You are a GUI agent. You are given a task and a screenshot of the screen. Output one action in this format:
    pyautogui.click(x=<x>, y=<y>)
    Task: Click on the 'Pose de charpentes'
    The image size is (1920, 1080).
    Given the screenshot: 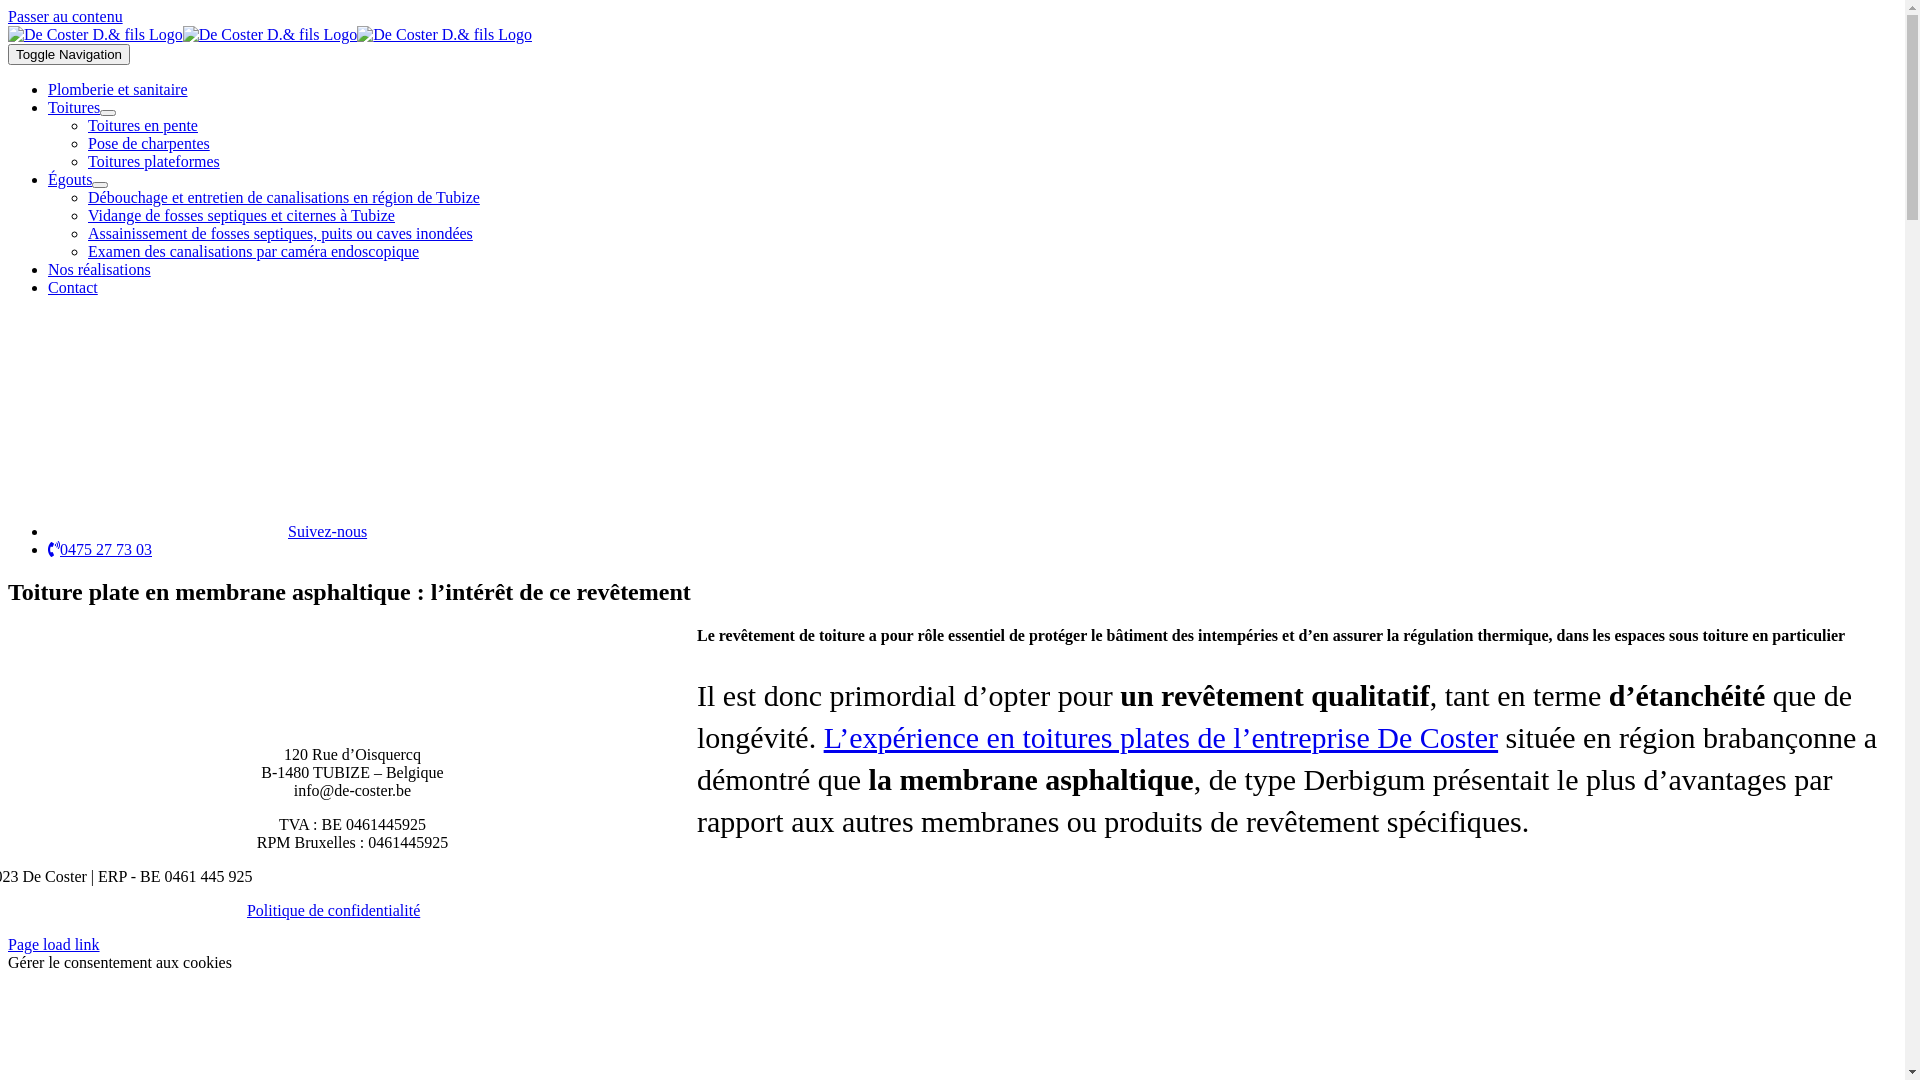 What is the action you would take?
    pyautogui.click(x=147, y=142)
    